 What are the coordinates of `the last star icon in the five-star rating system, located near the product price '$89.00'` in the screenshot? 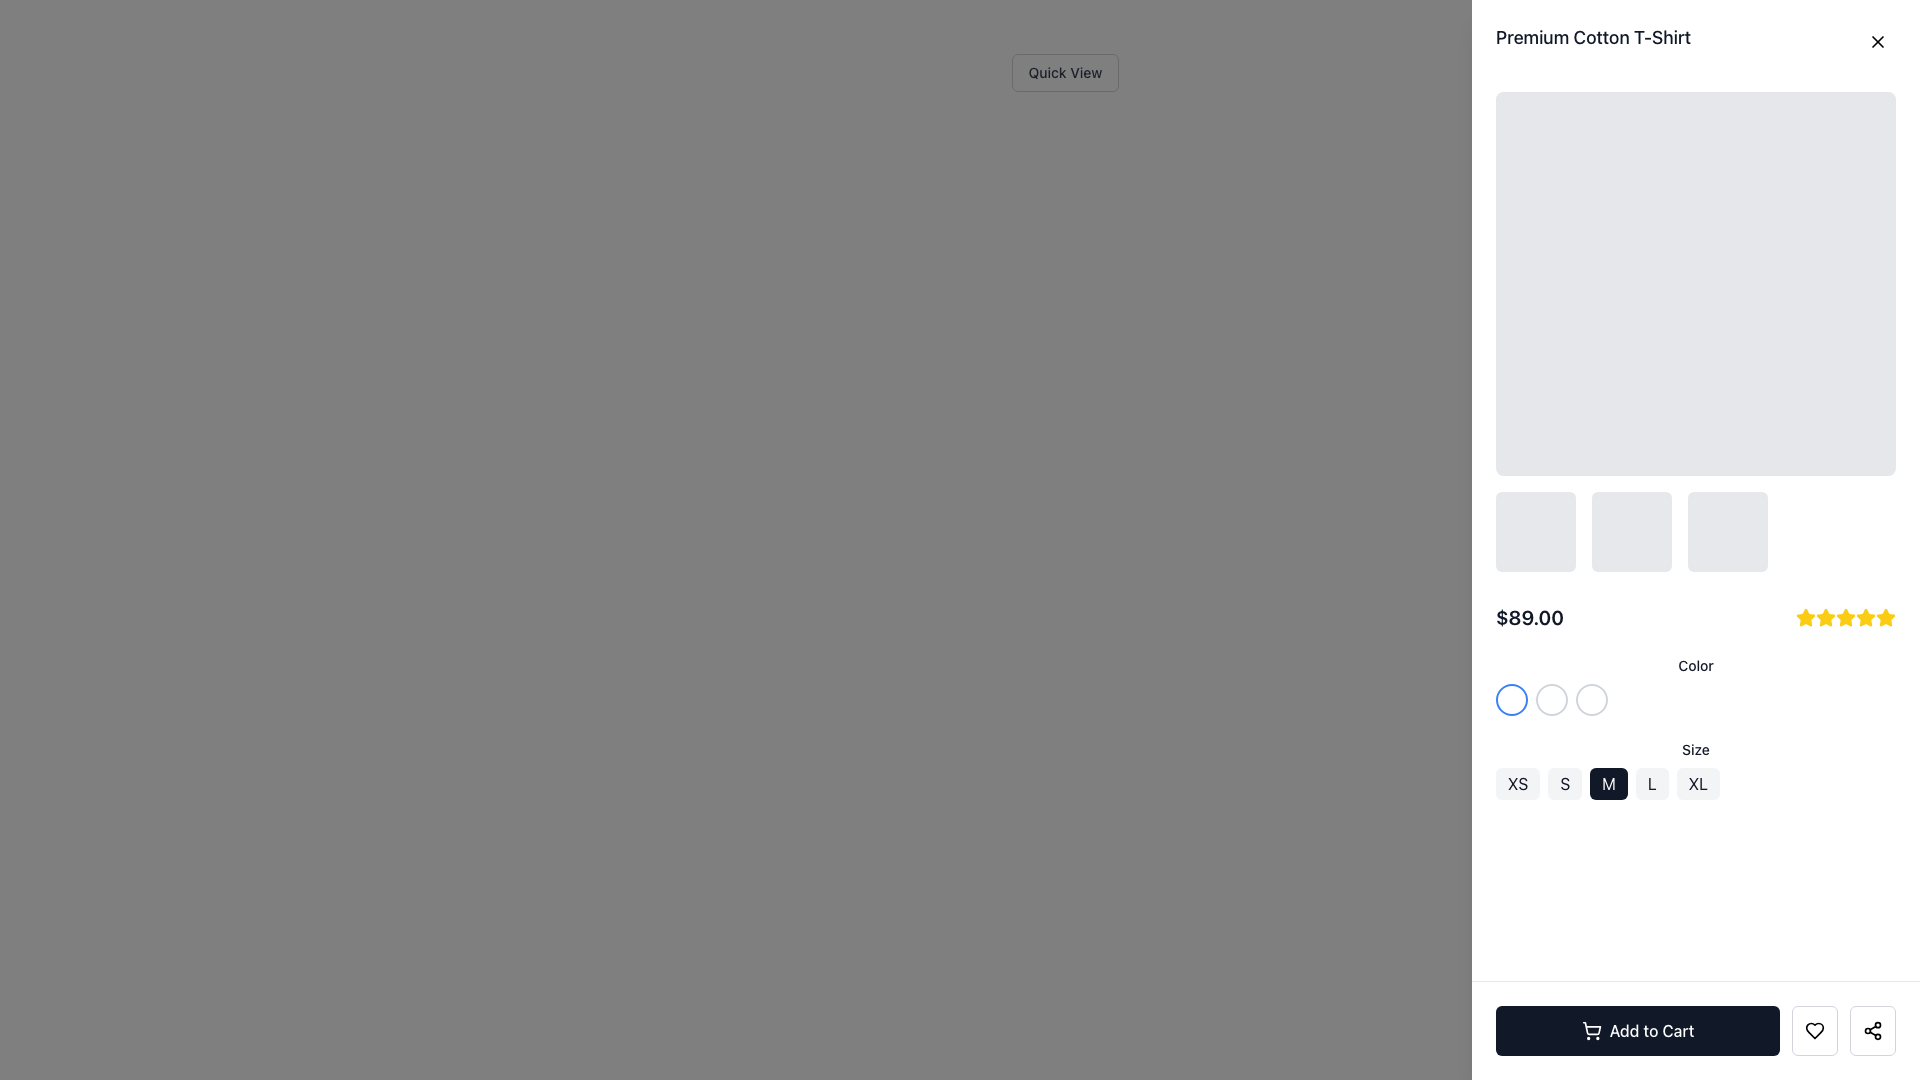 It's located at (1885, 616).